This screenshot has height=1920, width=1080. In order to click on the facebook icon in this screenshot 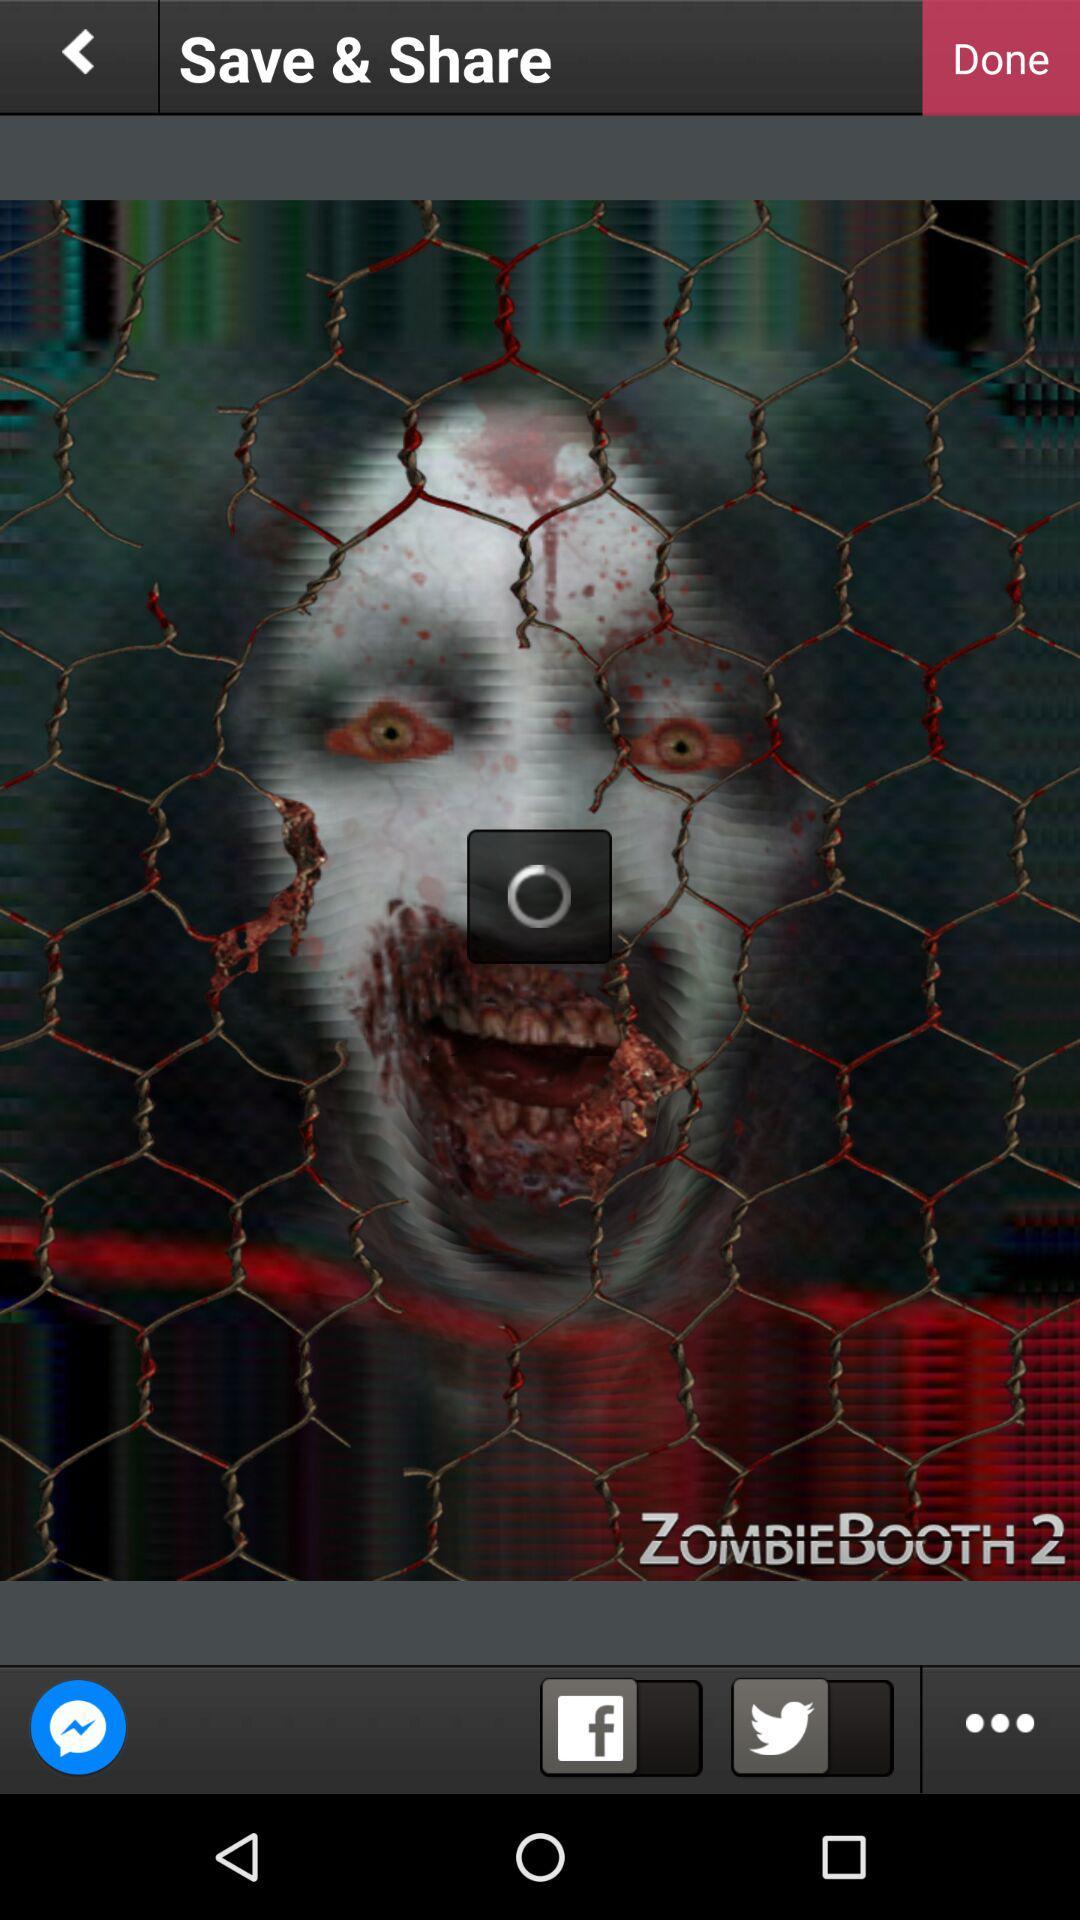, I will do `click(620, 1848)`.